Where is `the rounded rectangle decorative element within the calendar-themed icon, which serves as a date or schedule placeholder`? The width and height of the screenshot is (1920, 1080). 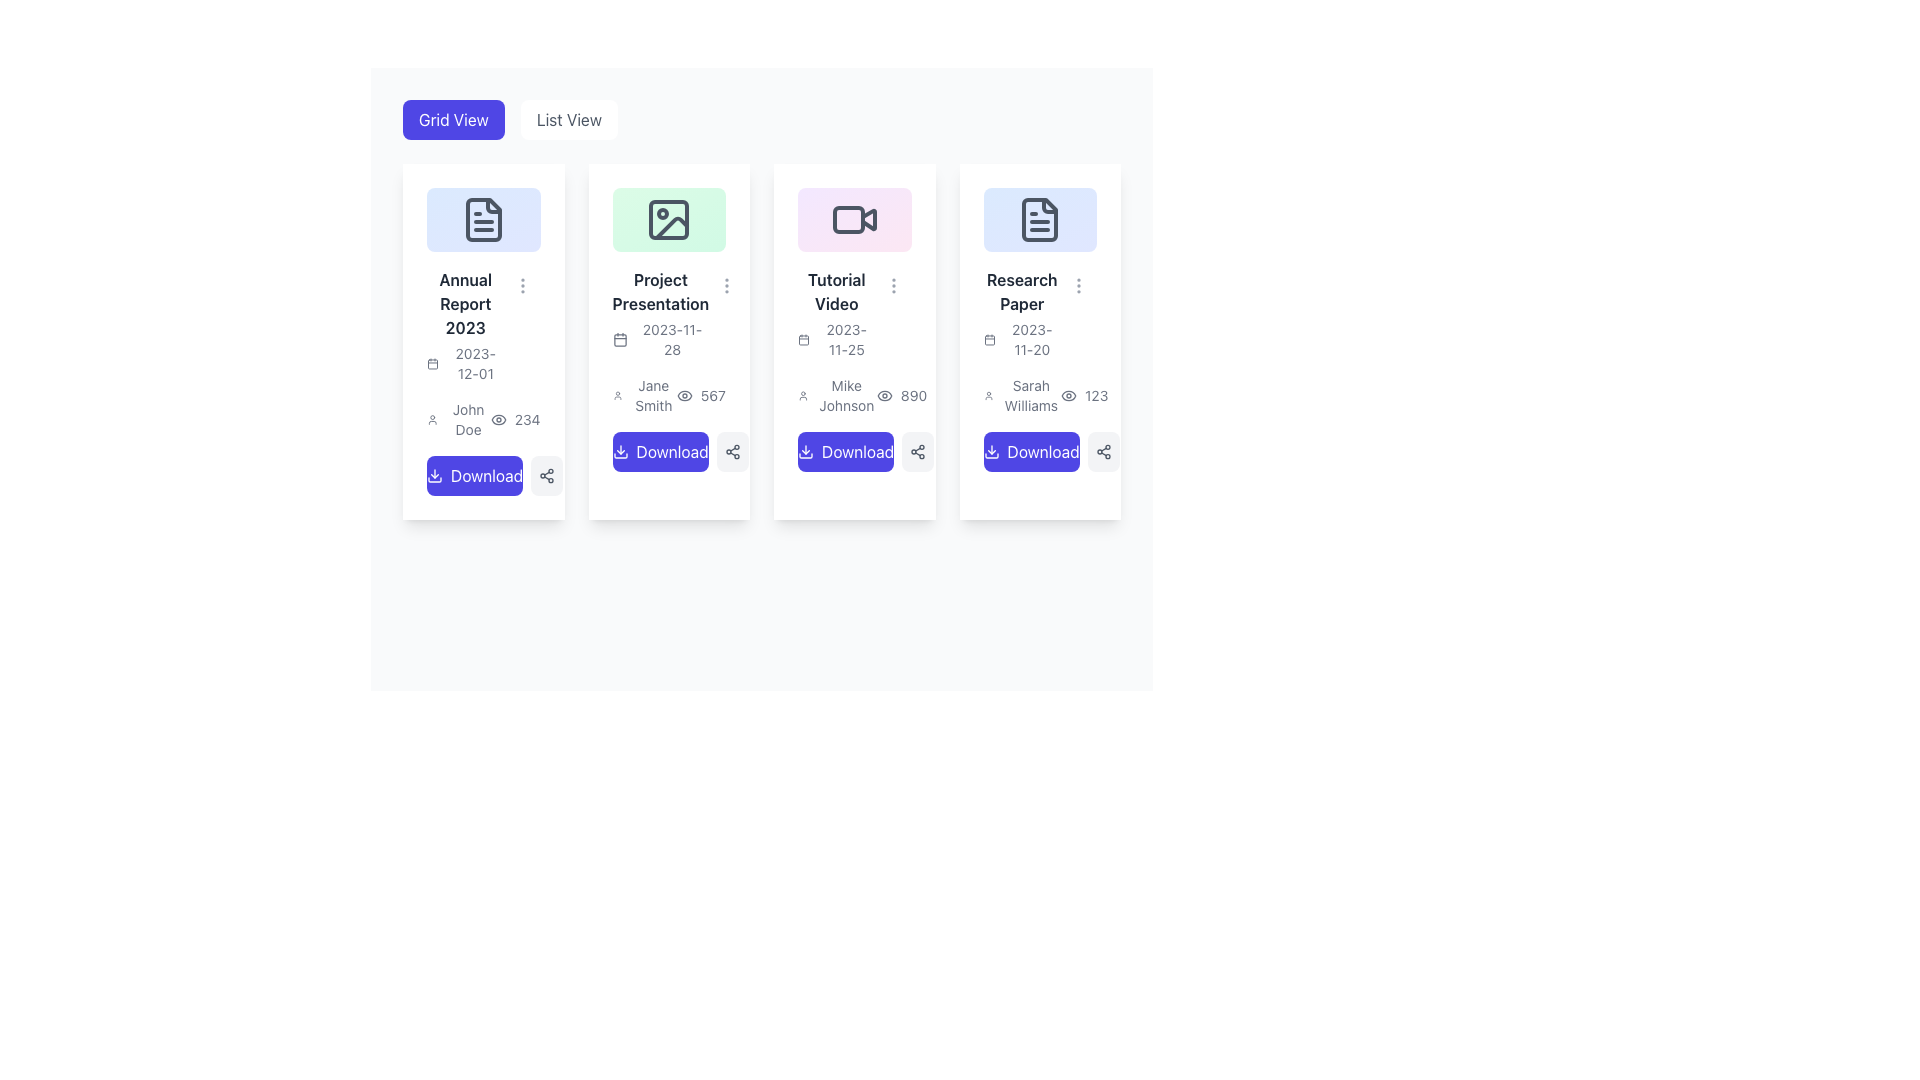
the rounded rectangle decorative element within the calendar-themed icon, which serves as a date or schedule placeholder is located at coordinates (431, 364).